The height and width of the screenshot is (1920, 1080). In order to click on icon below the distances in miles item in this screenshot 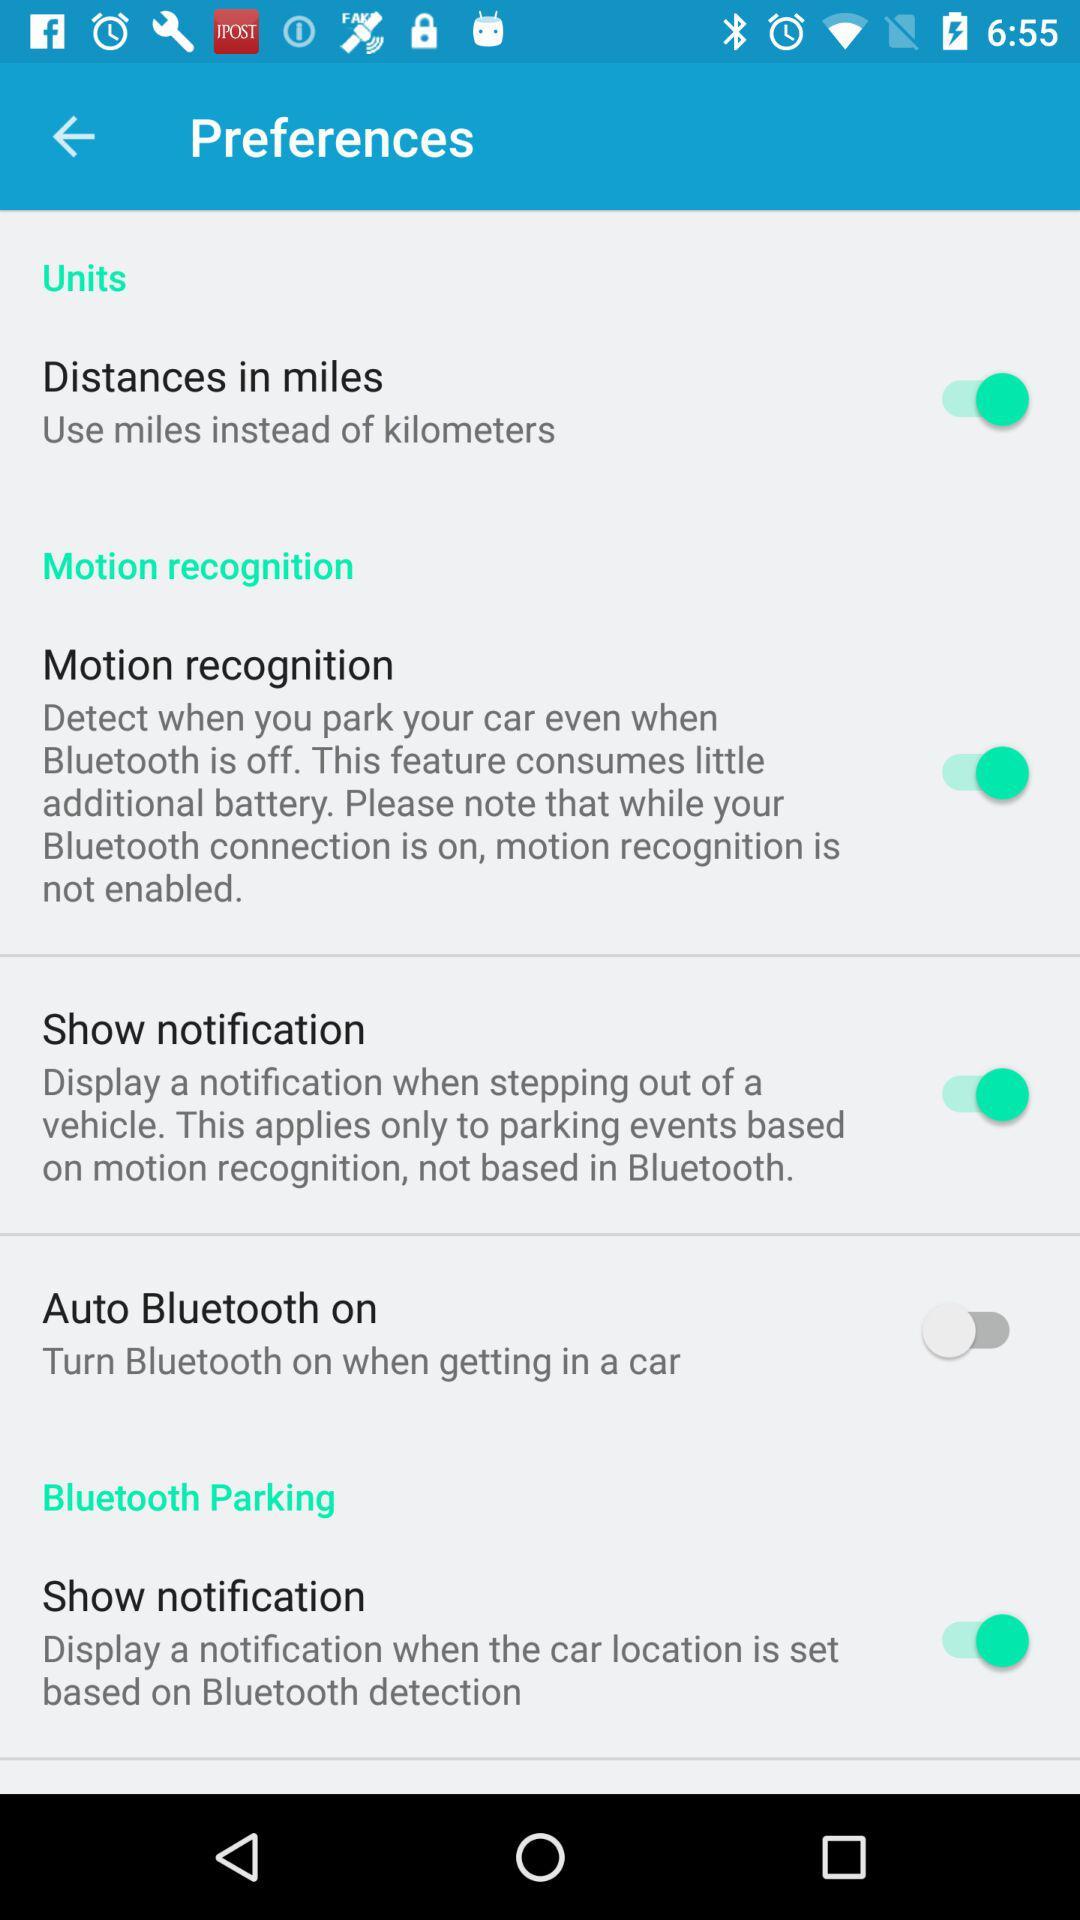, I will do `click(298, 427)`.